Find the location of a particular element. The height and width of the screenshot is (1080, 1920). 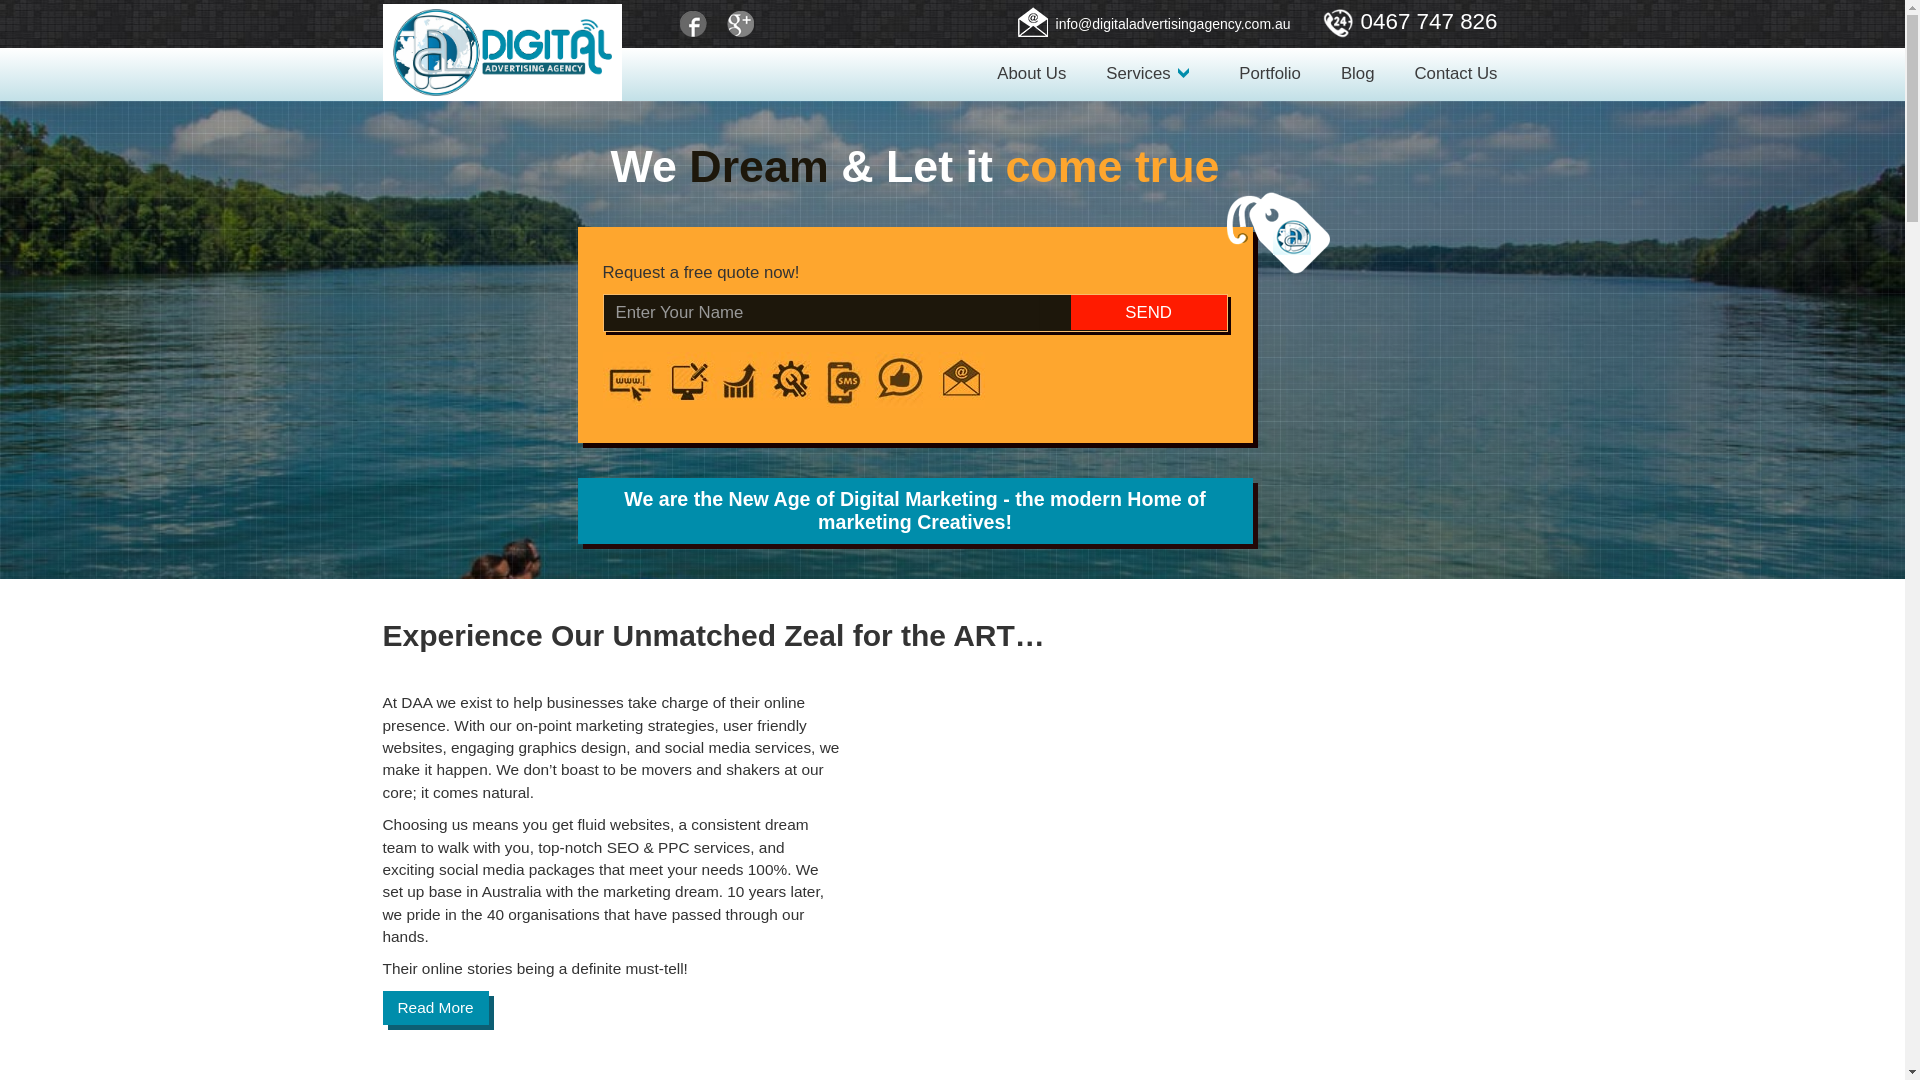

'Read More' is located at coordinates (434, 1007).